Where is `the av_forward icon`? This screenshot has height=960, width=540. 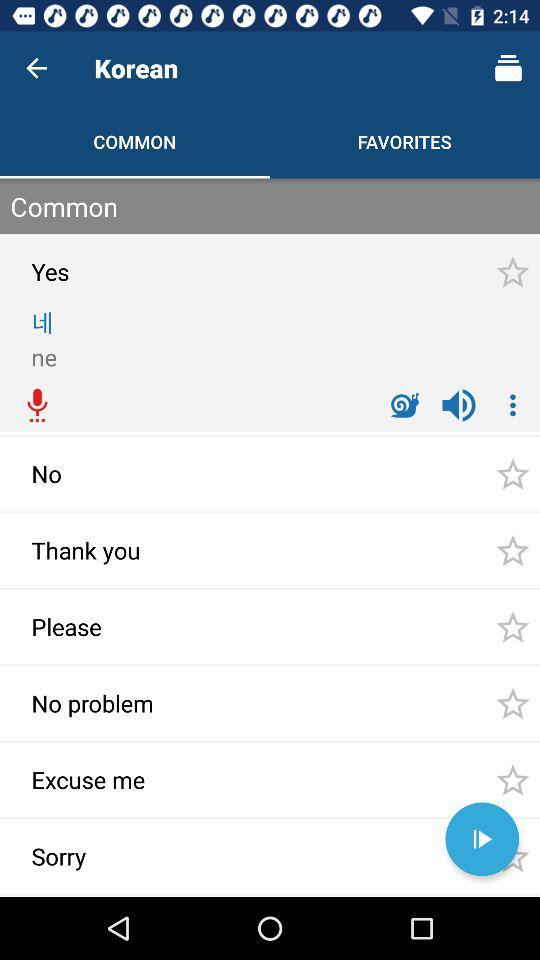 the av_forward icon is located at coordinates (481, 839).